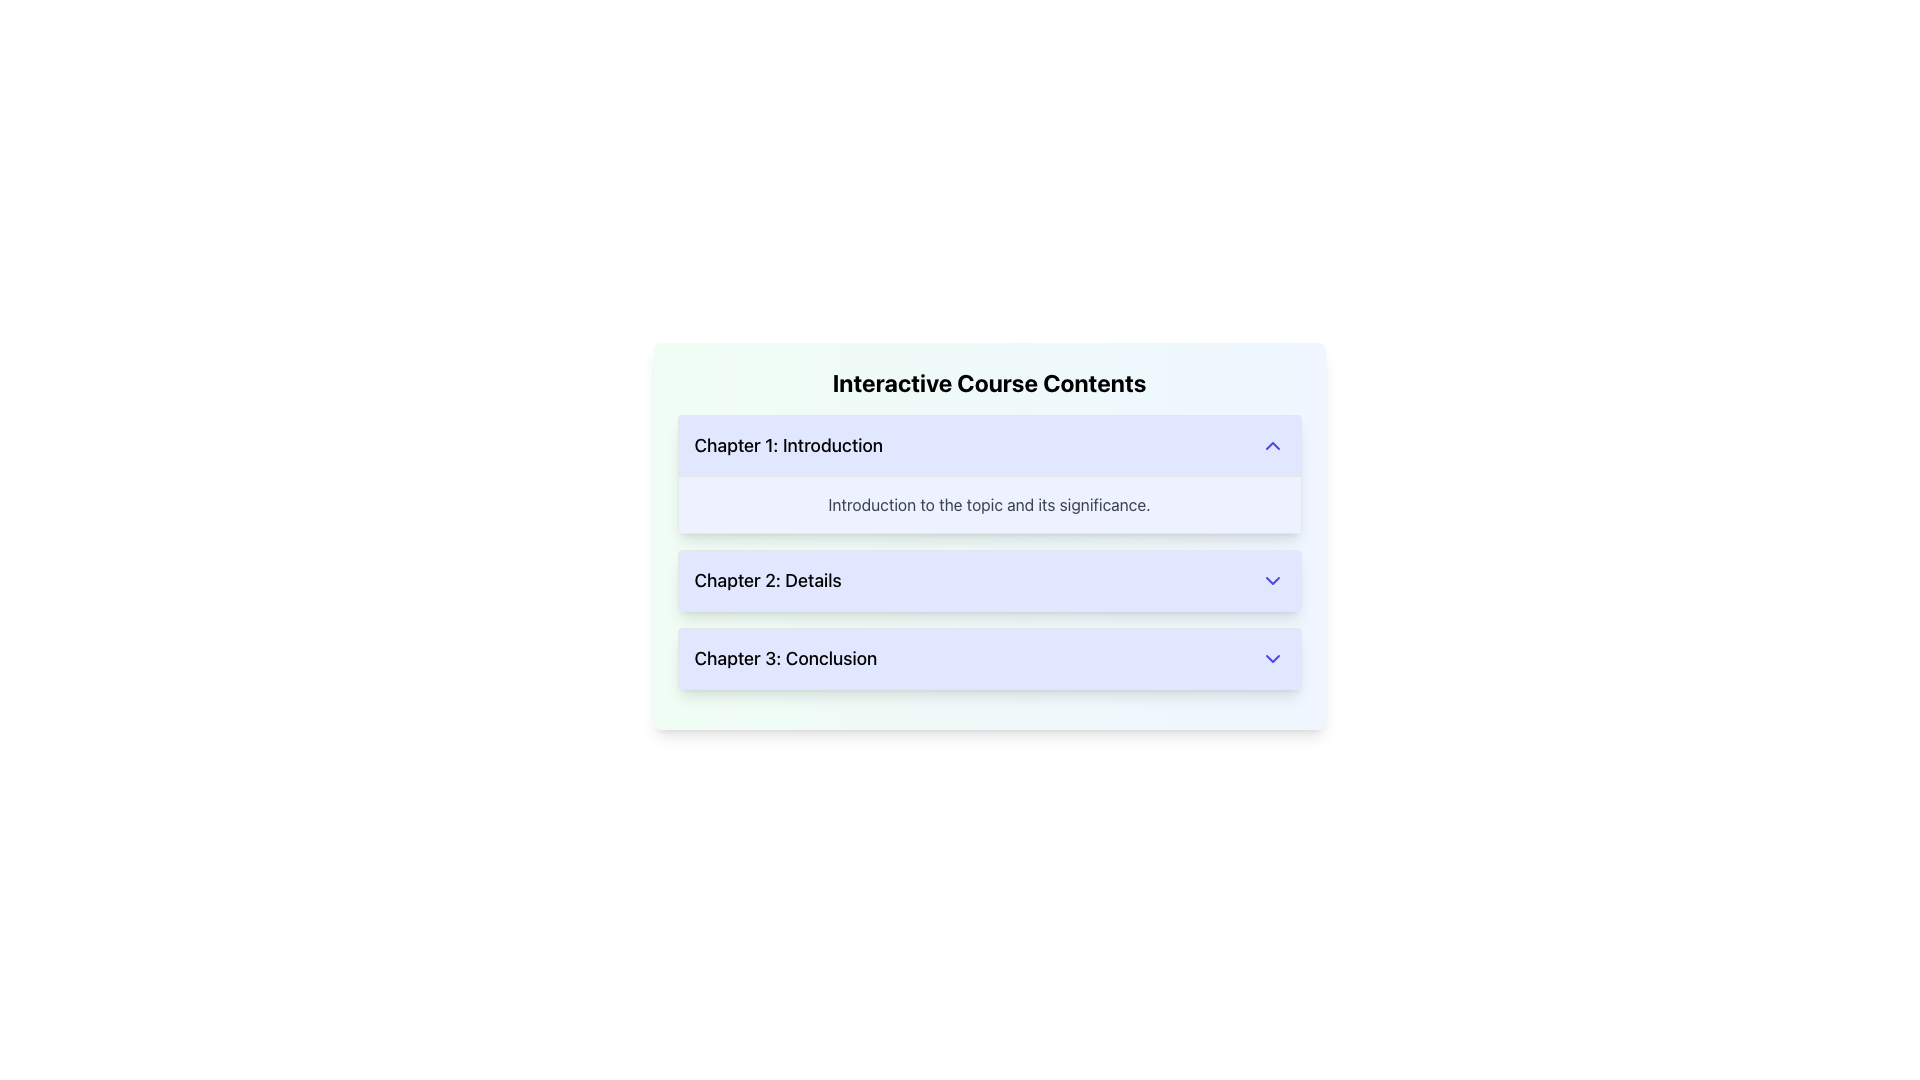 Image resolution: width=1920 pixels, height=1080 pixels. What do you see at coordinates (989, 581) in the screenshot?
I see `attributes of the Collapsible Section Header for 'Chapter 2: Details' located within the 'Interactive Course Contents' card by clicking on its center point` at bounding box center [989, 581].